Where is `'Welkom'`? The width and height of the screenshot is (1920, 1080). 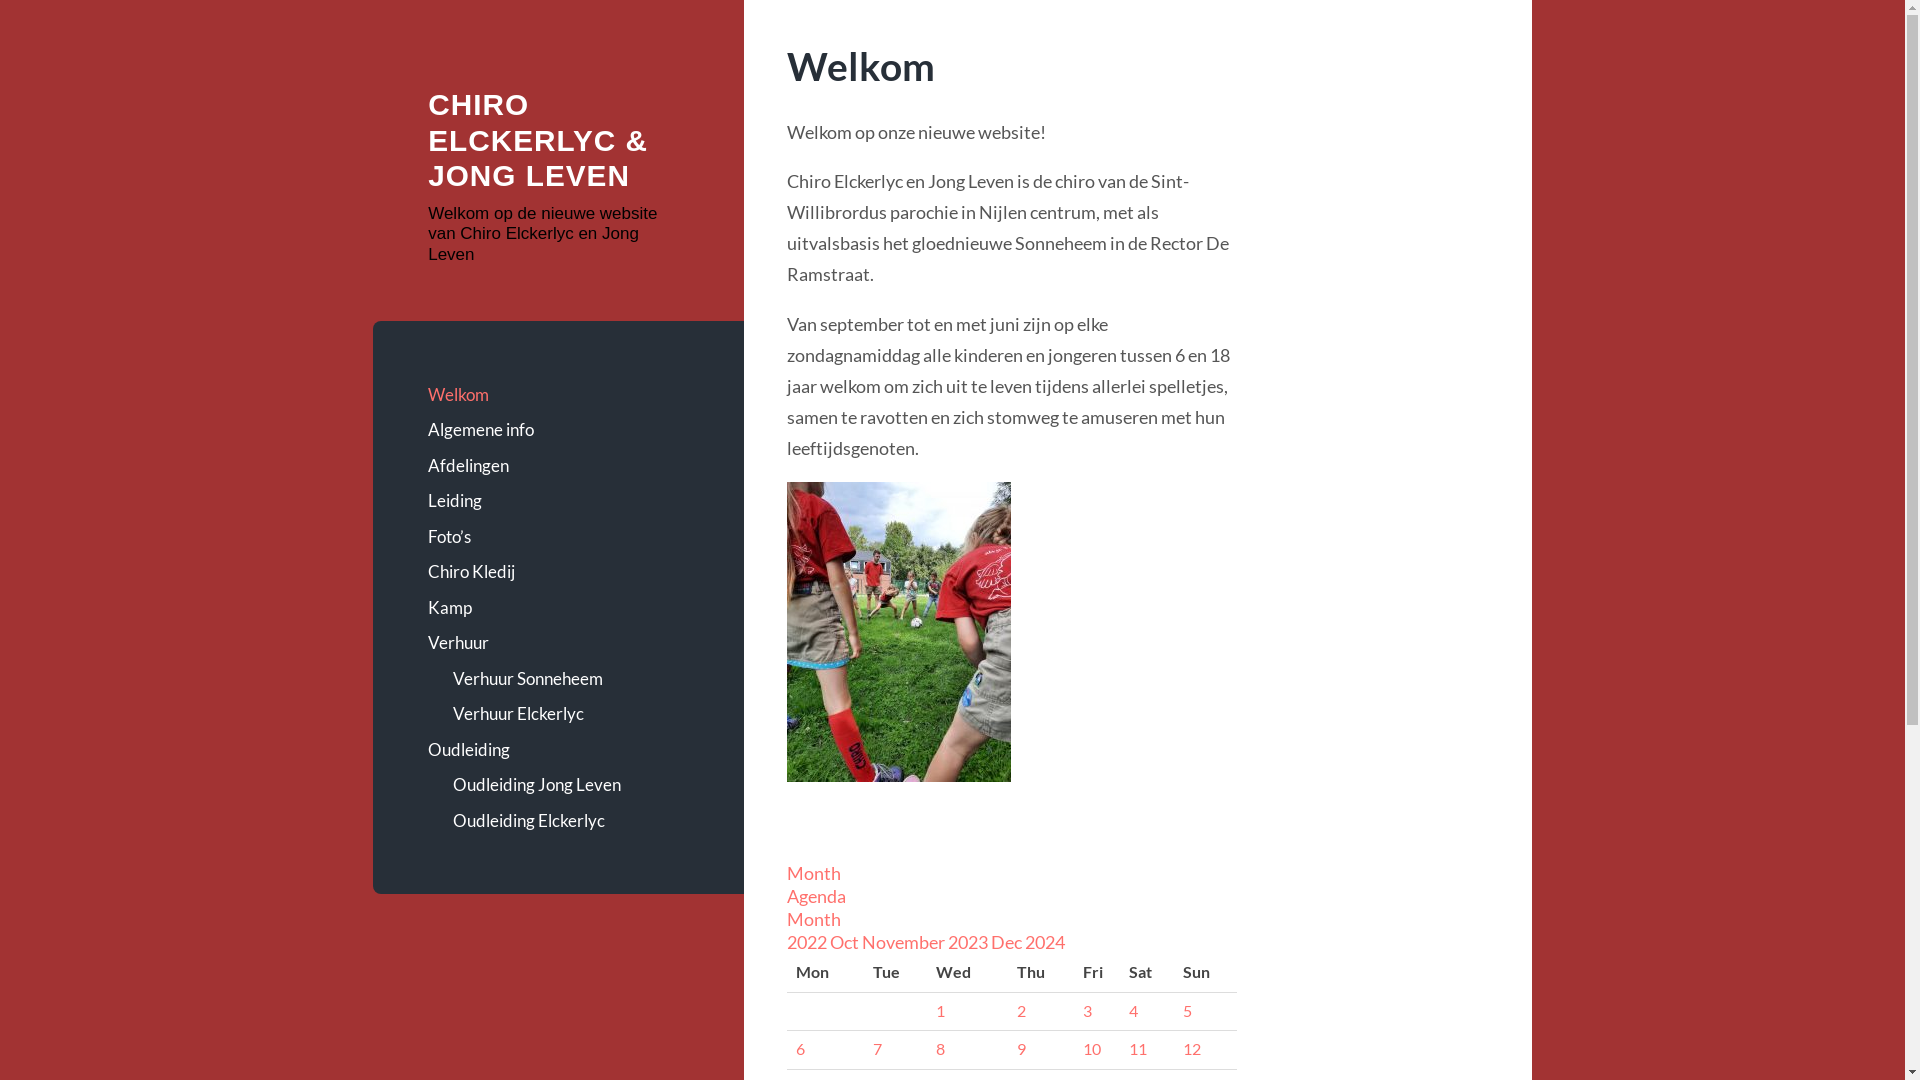
'Welkom' is located at coordinates (557, 394).